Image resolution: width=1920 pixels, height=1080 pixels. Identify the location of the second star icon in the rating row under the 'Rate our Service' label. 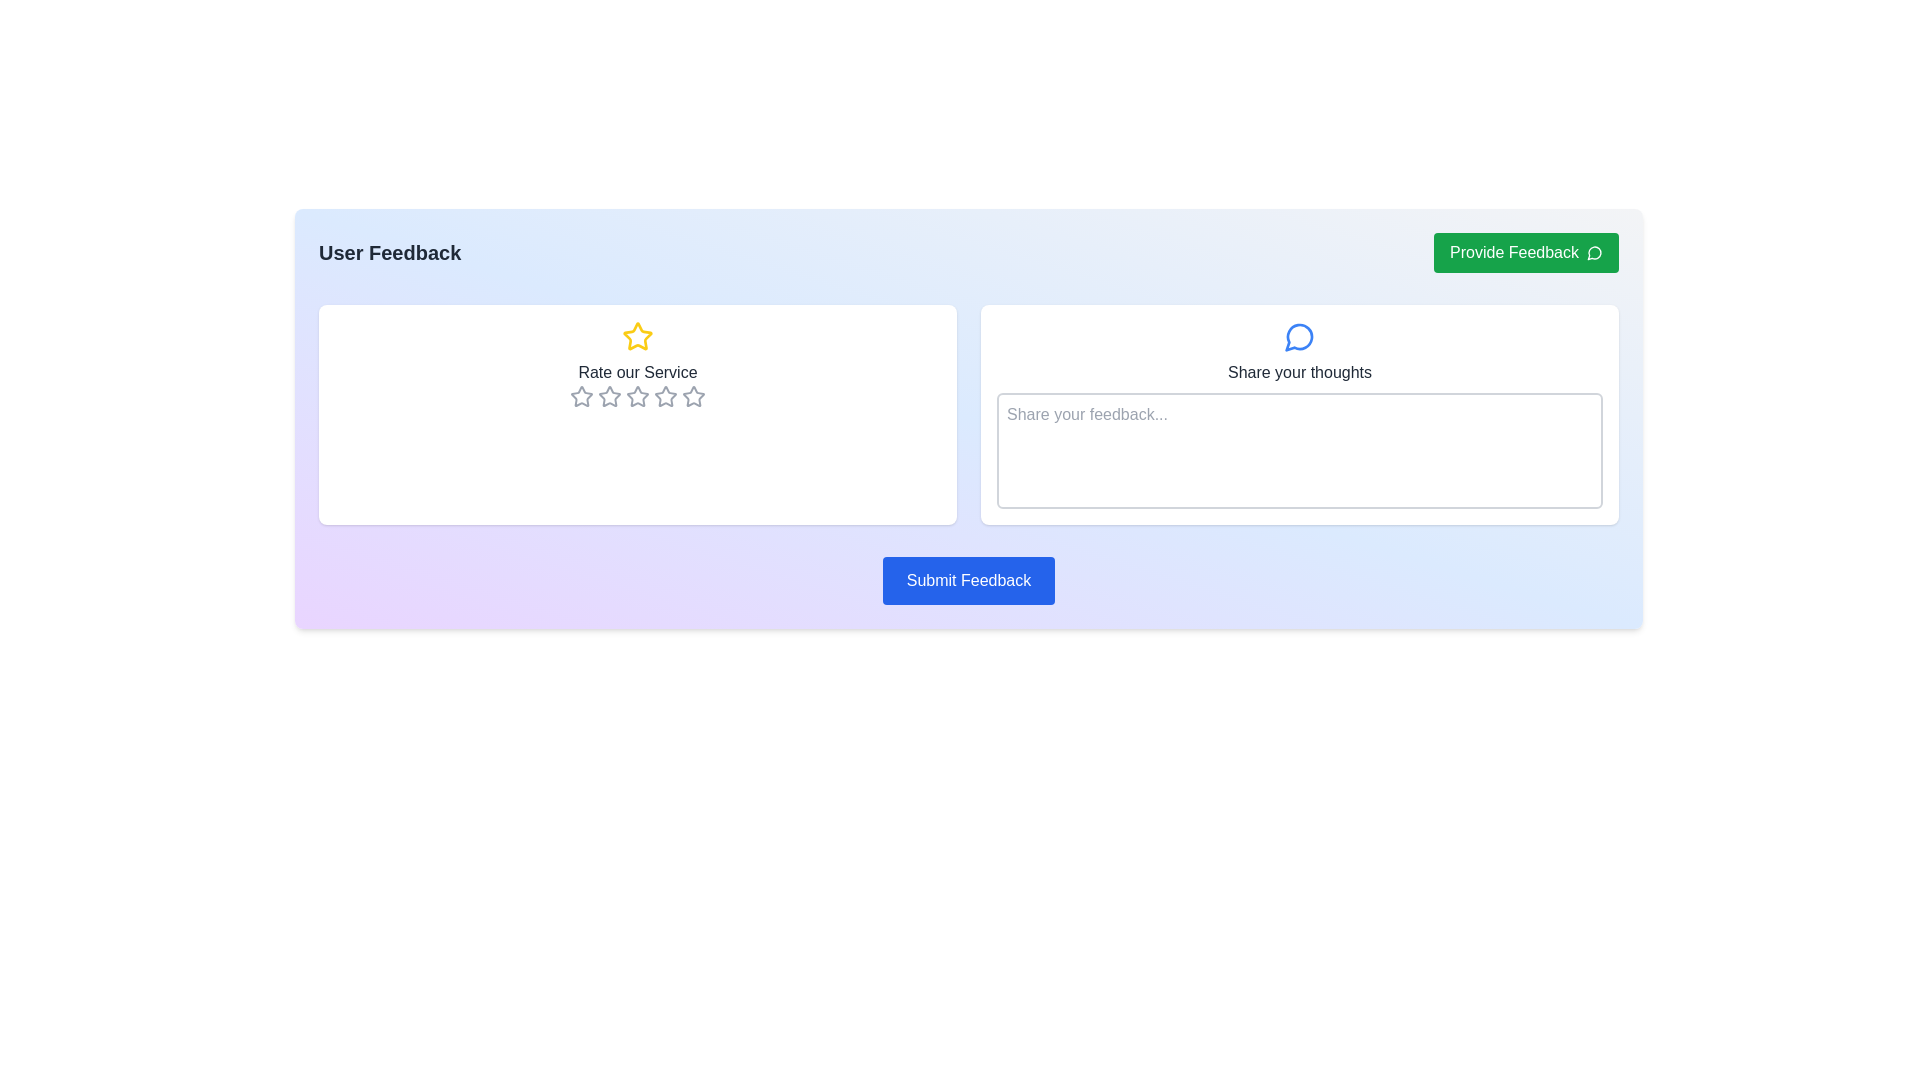
(608, 396).